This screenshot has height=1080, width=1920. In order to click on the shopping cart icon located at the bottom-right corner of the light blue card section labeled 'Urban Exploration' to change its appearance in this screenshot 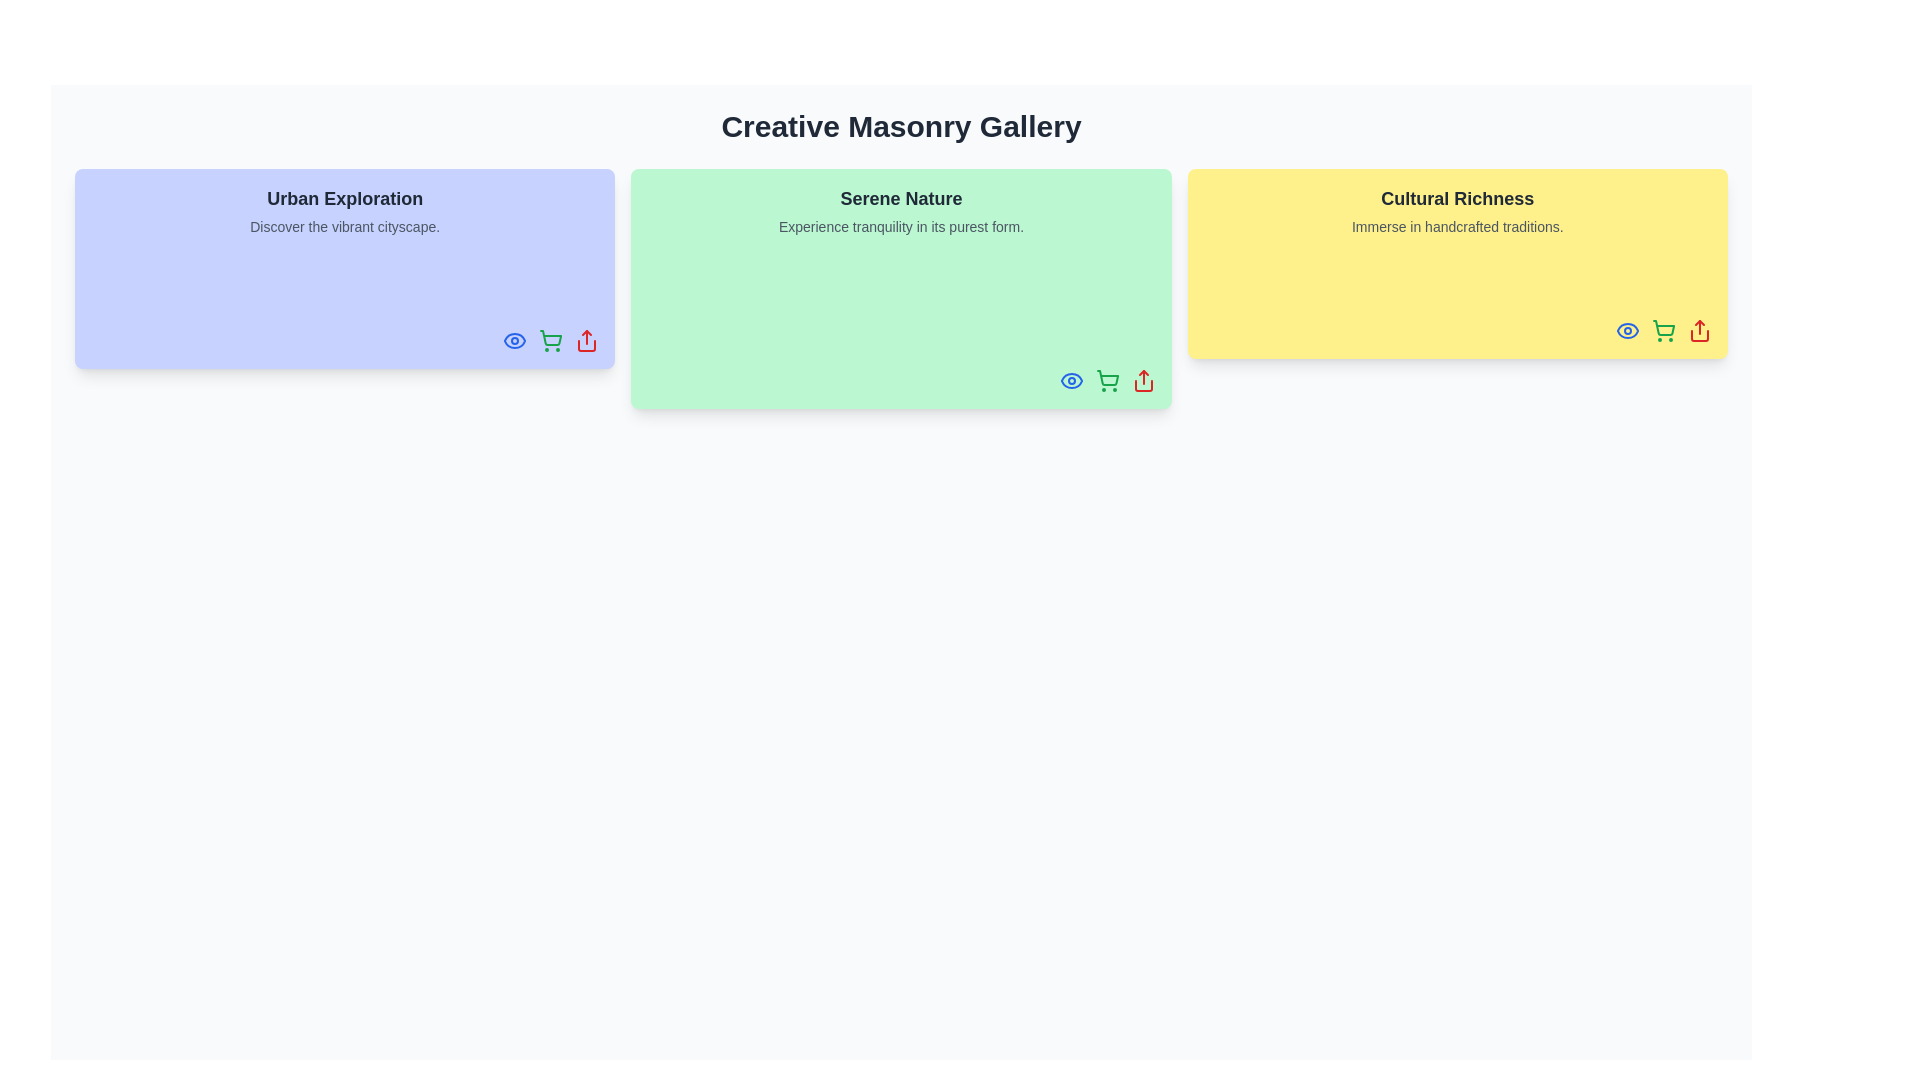, I will do `click(551, 339)`.